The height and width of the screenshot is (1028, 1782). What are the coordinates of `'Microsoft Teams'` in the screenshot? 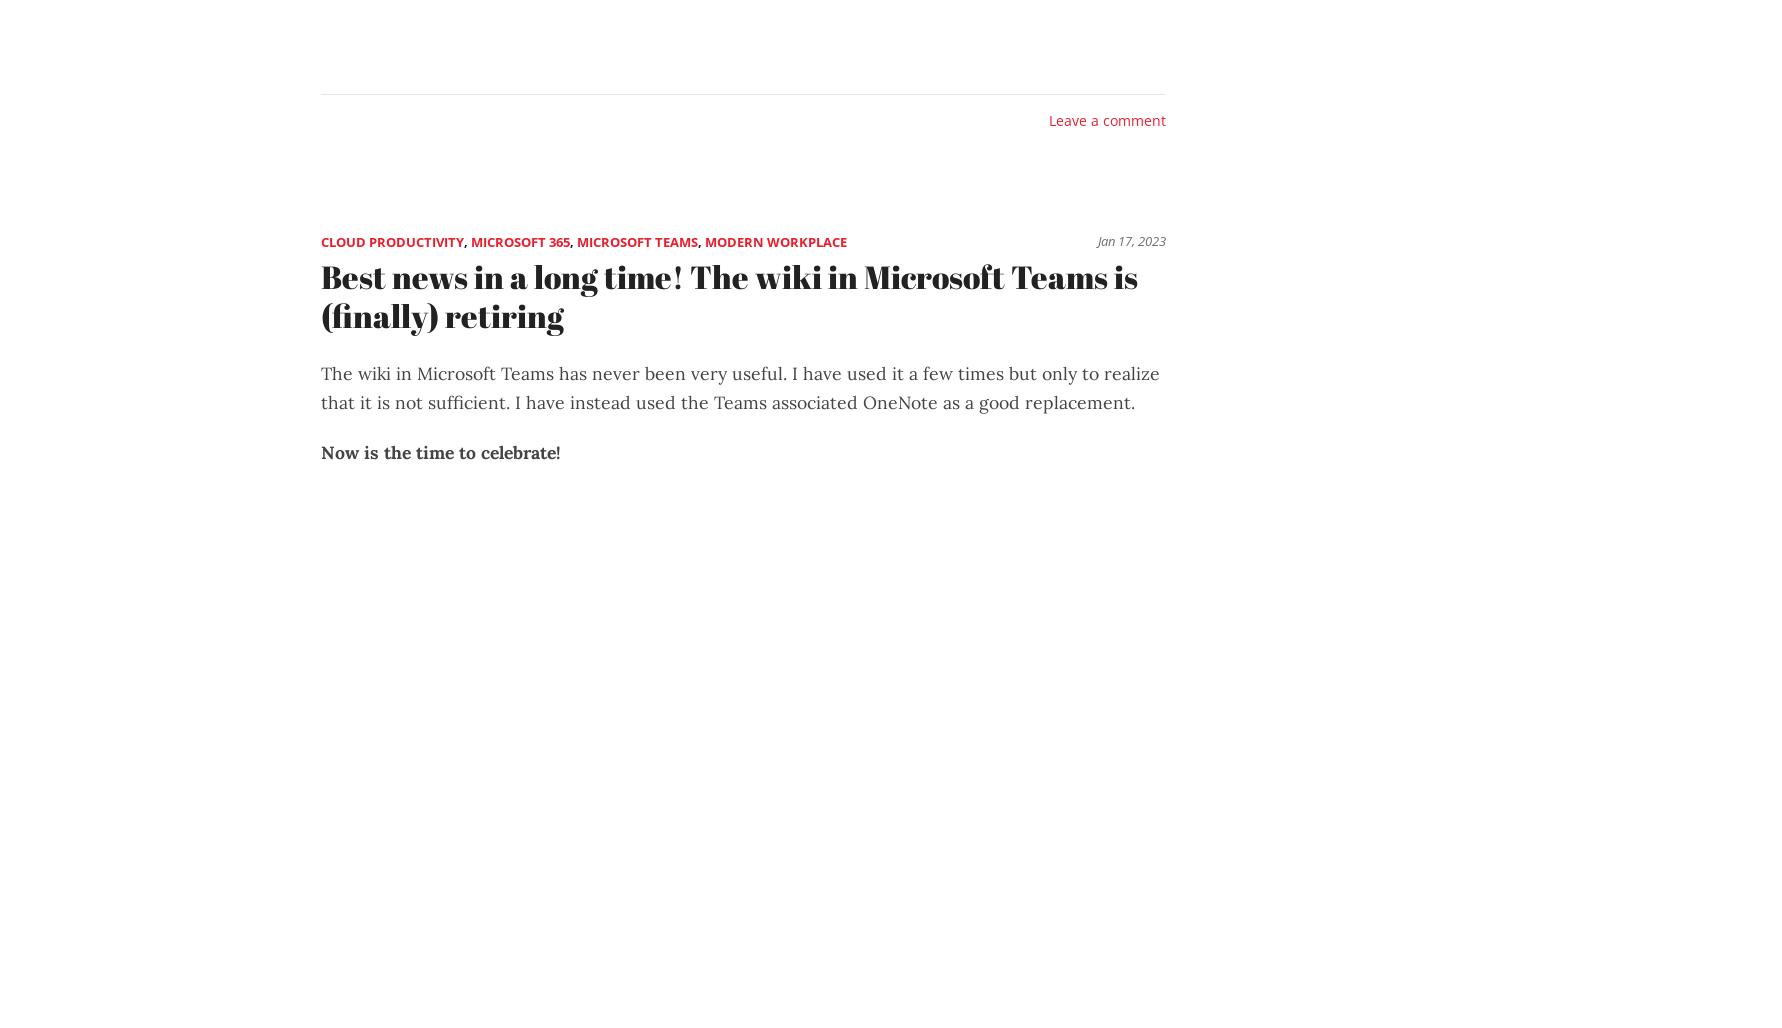 It's located at (636, 240).